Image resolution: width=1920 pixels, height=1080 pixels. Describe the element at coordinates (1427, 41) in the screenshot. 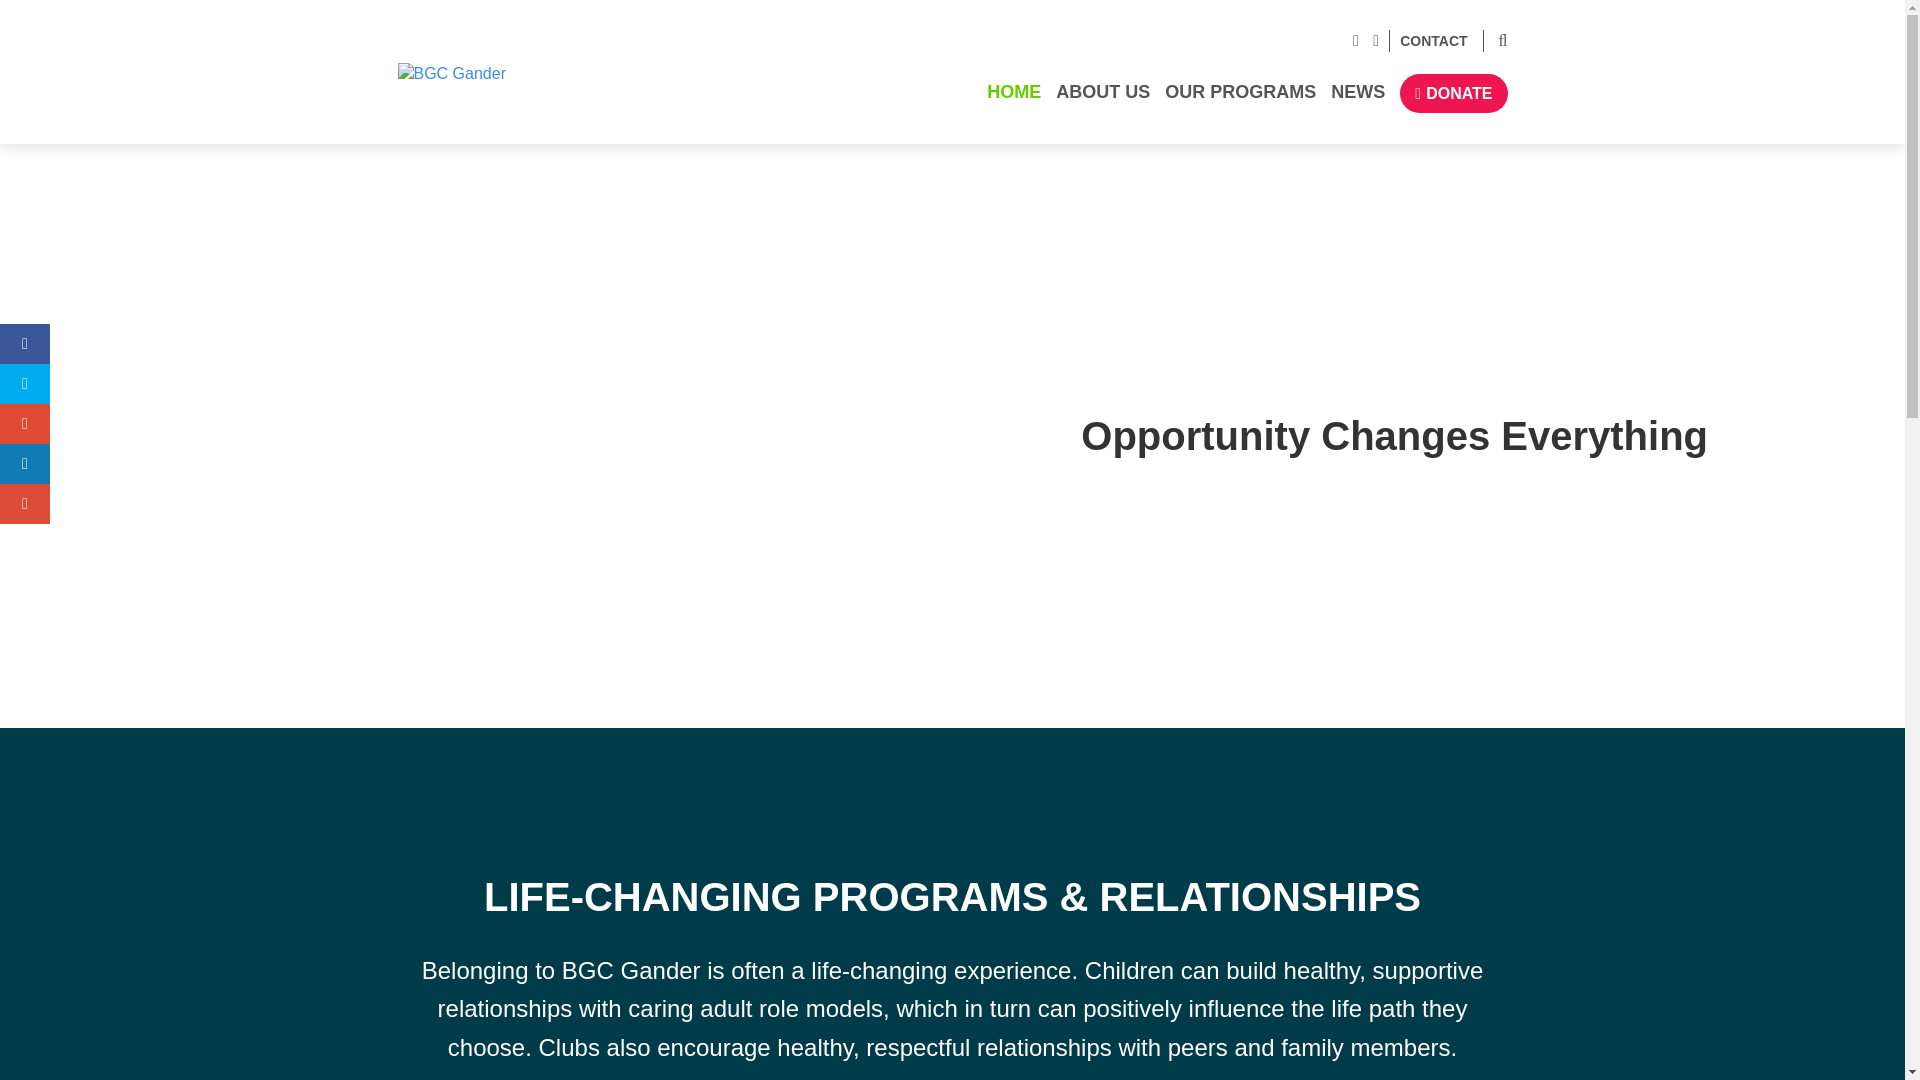

I see `'CONTACT'` at that location.